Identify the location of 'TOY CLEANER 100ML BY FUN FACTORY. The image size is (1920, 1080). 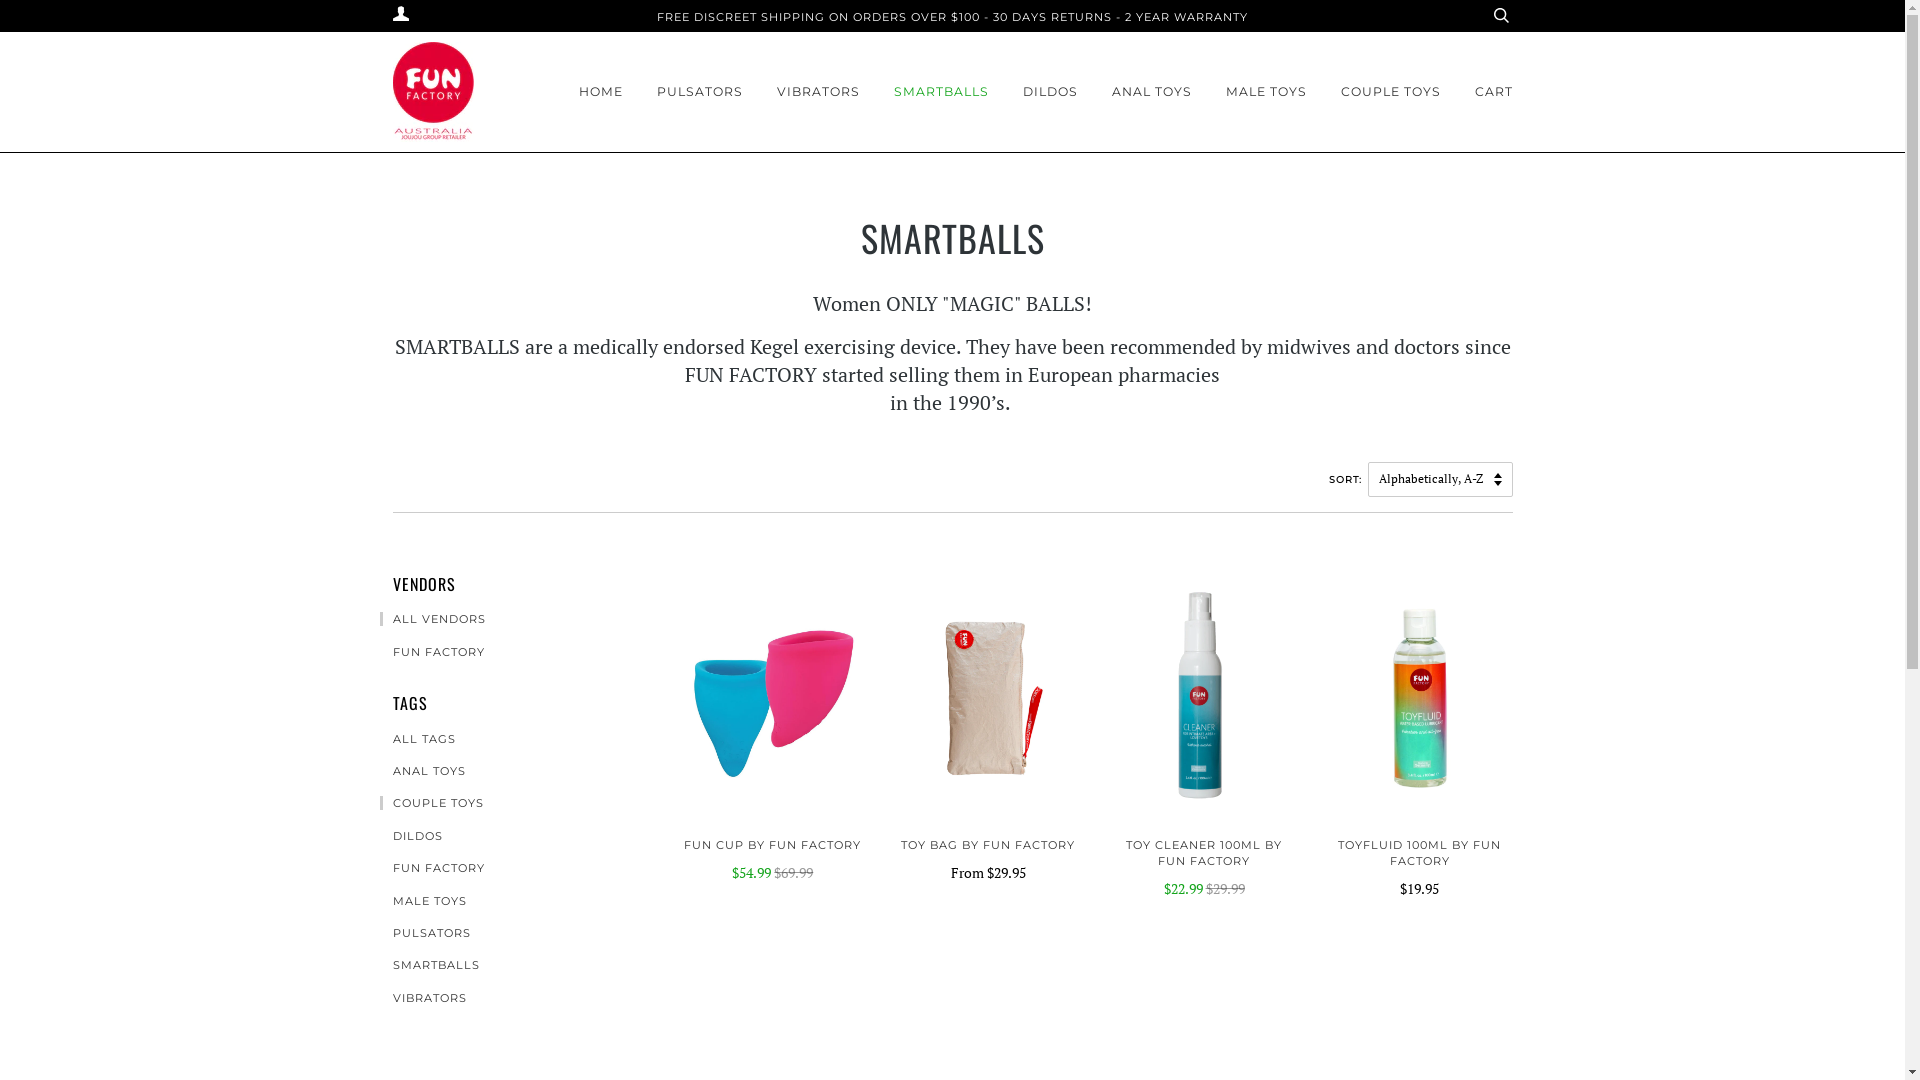
(1203, 867).